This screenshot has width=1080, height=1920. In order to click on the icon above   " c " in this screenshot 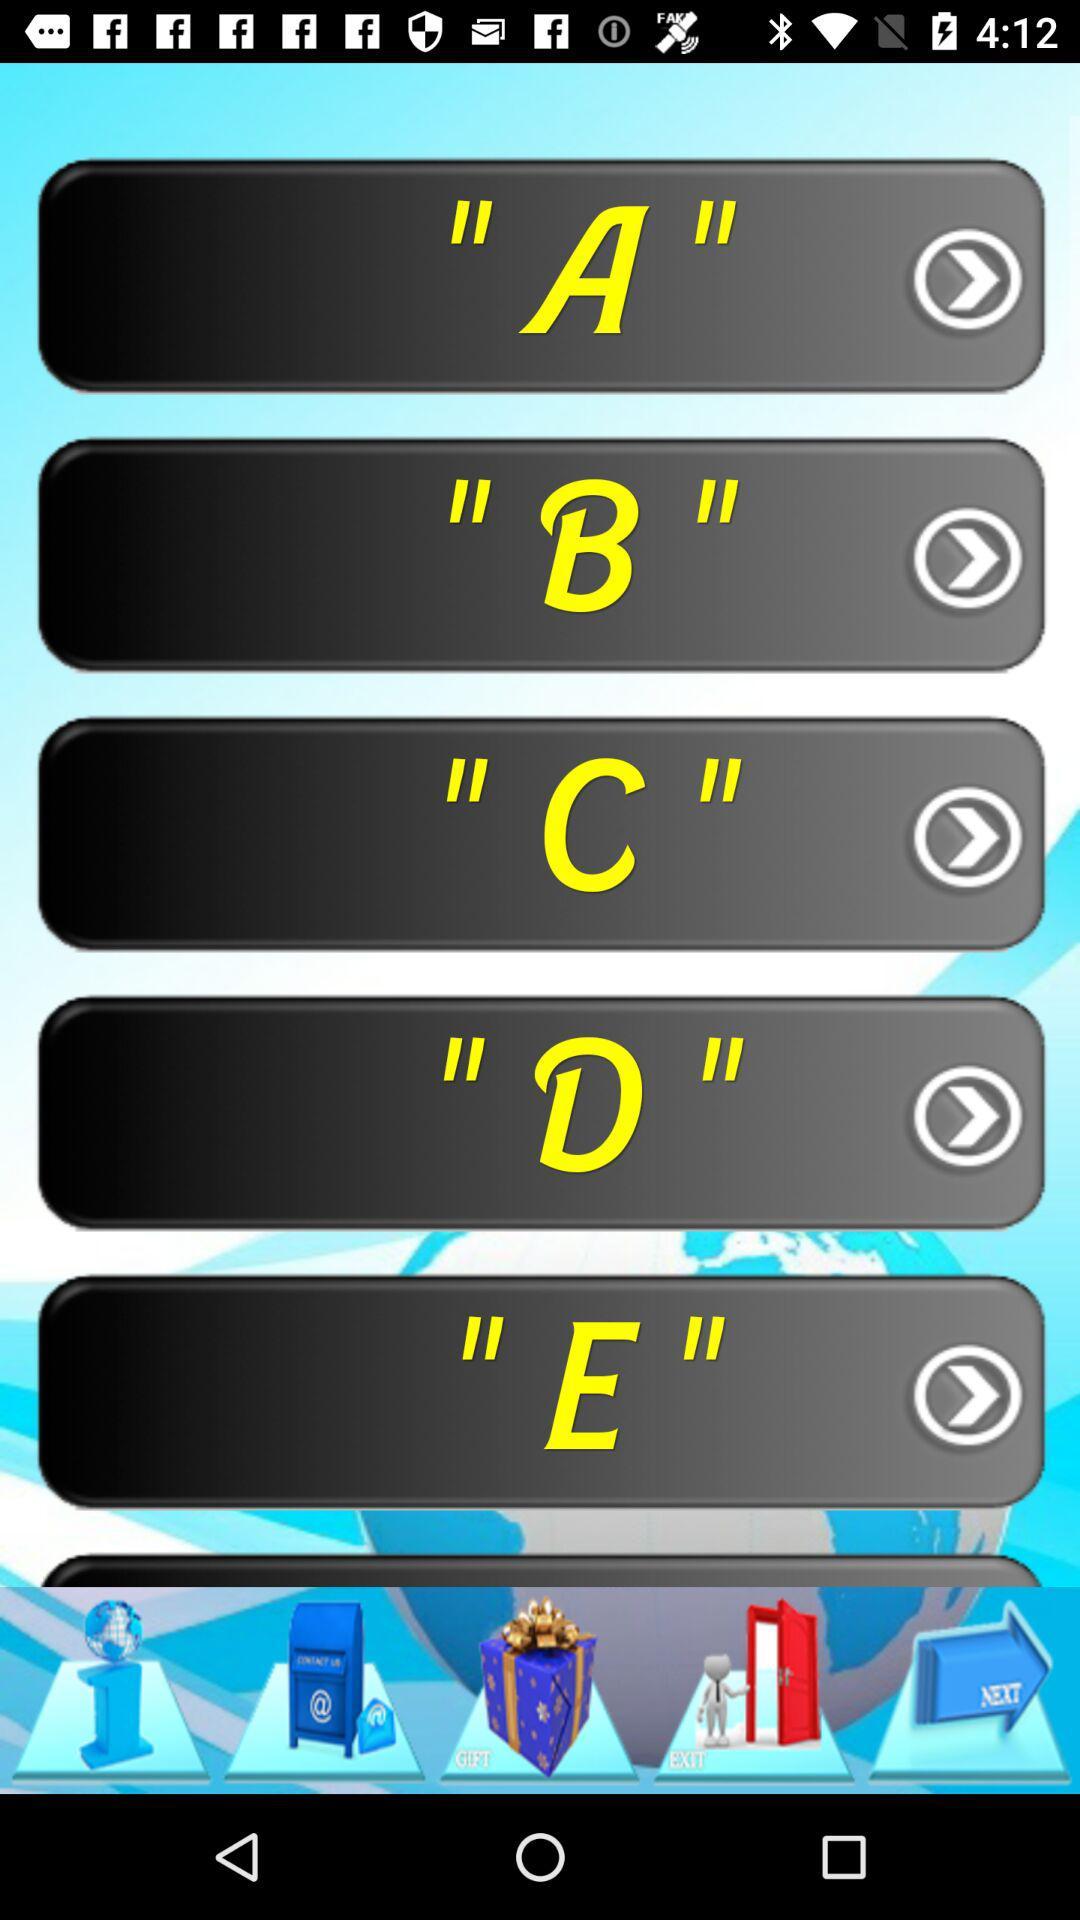, I will do `click(540, 553)`.